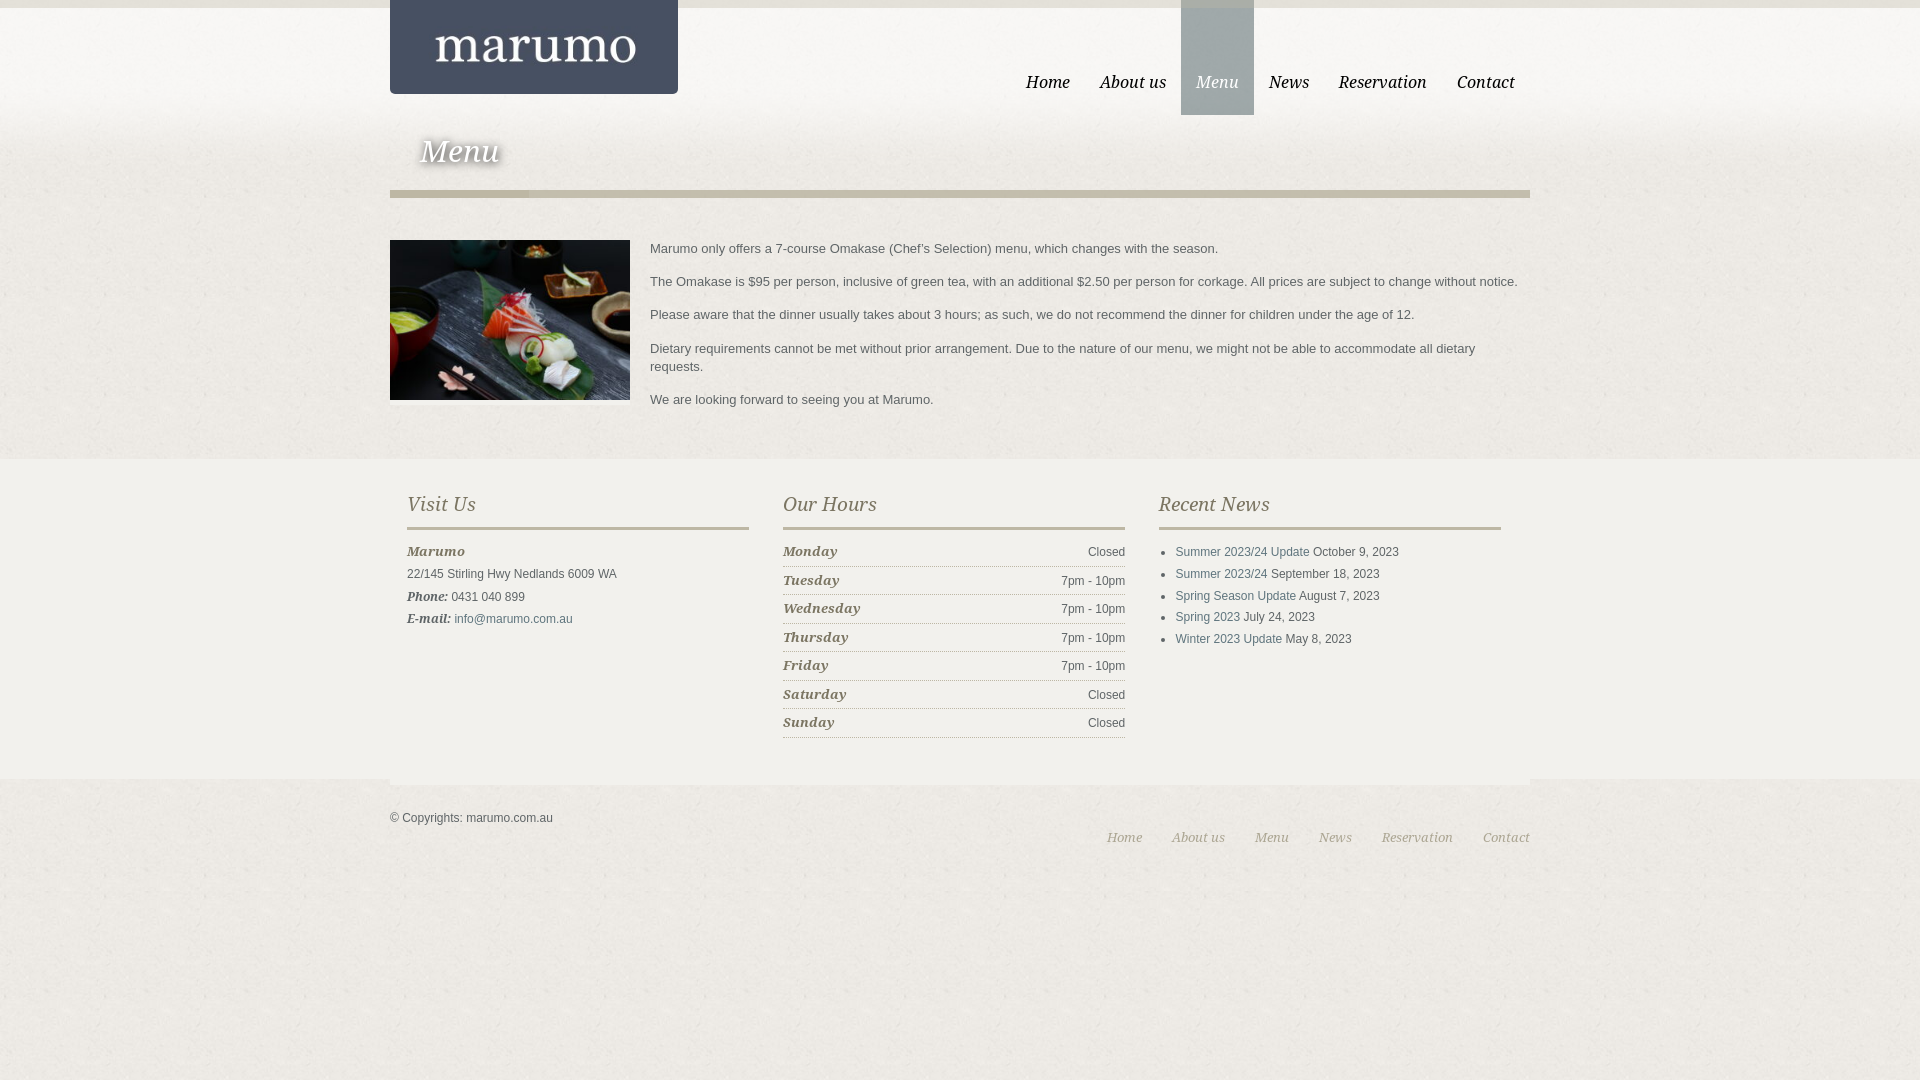 The width and height of the screenshot is (1920, 1080). I want to click on 'Home', so click(1124, 837).